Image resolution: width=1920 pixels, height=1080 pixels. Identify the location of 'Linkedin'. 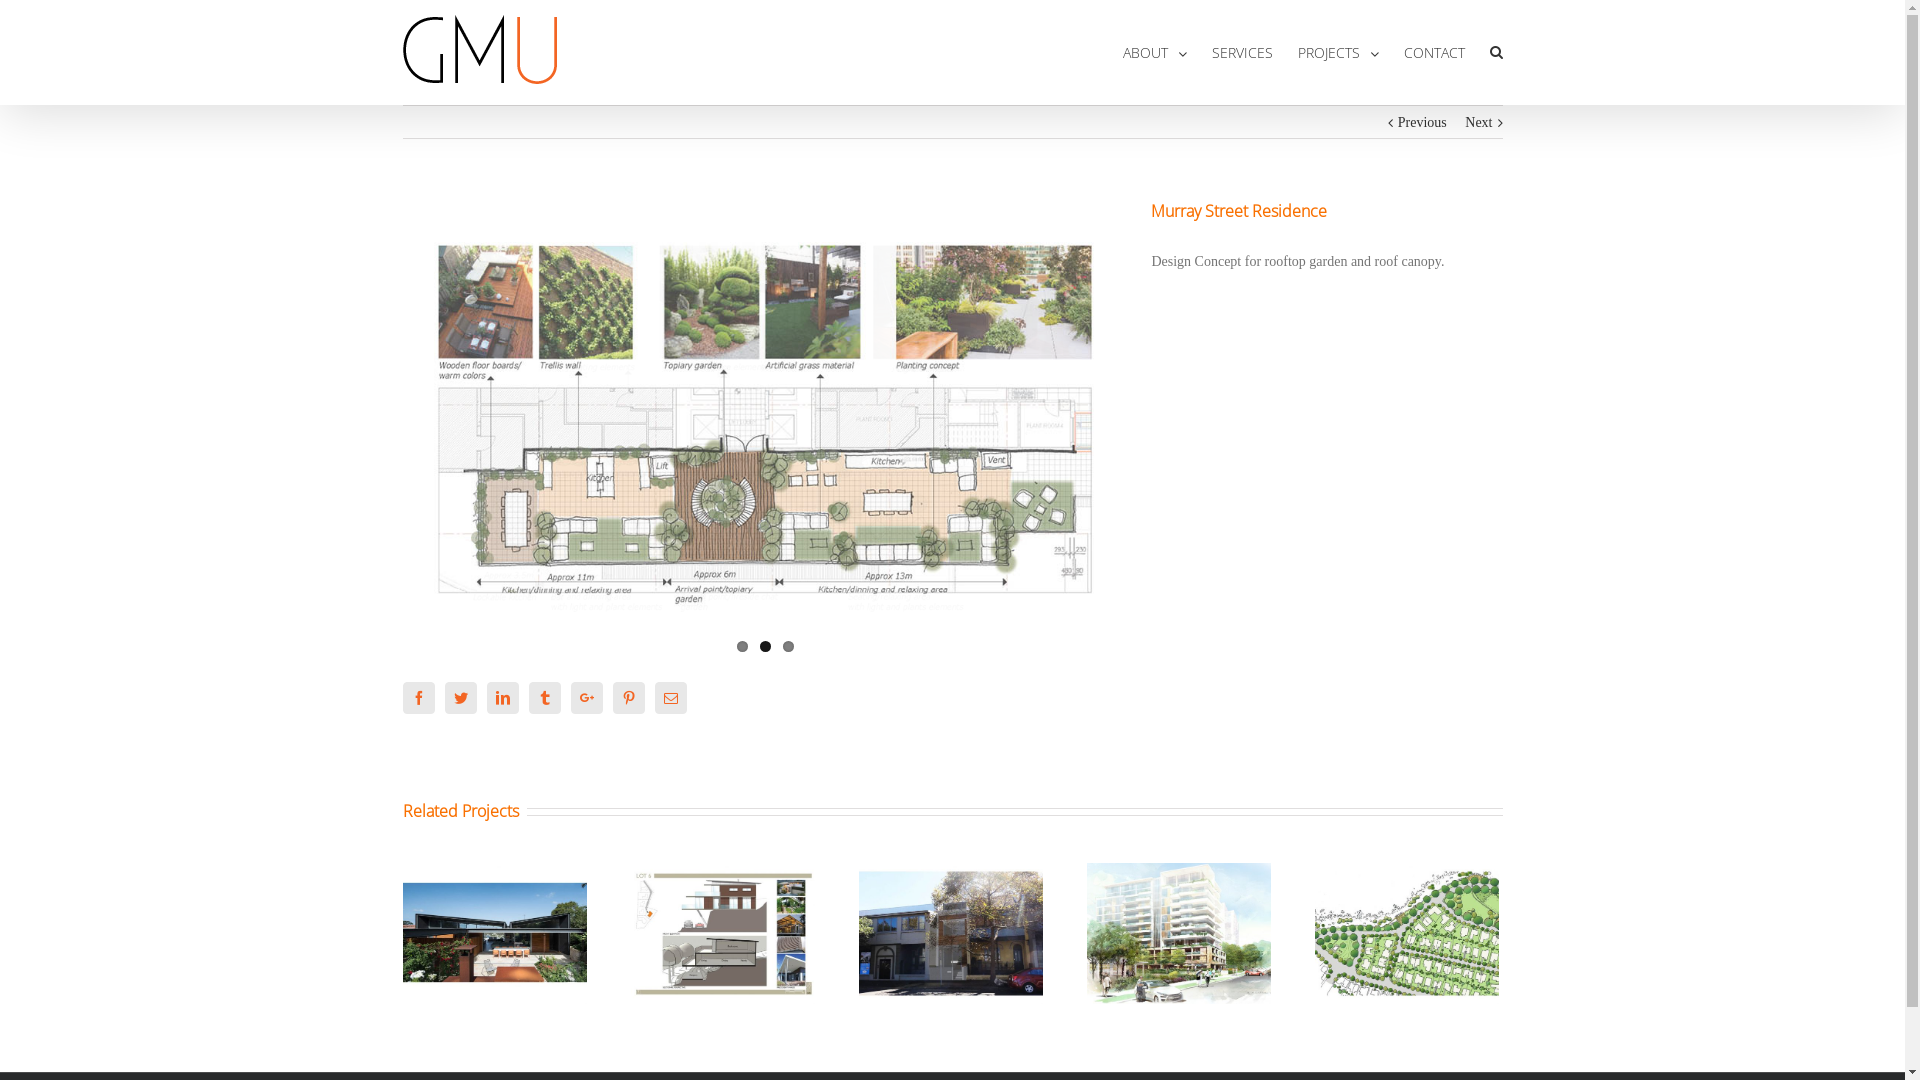
(502, 697).